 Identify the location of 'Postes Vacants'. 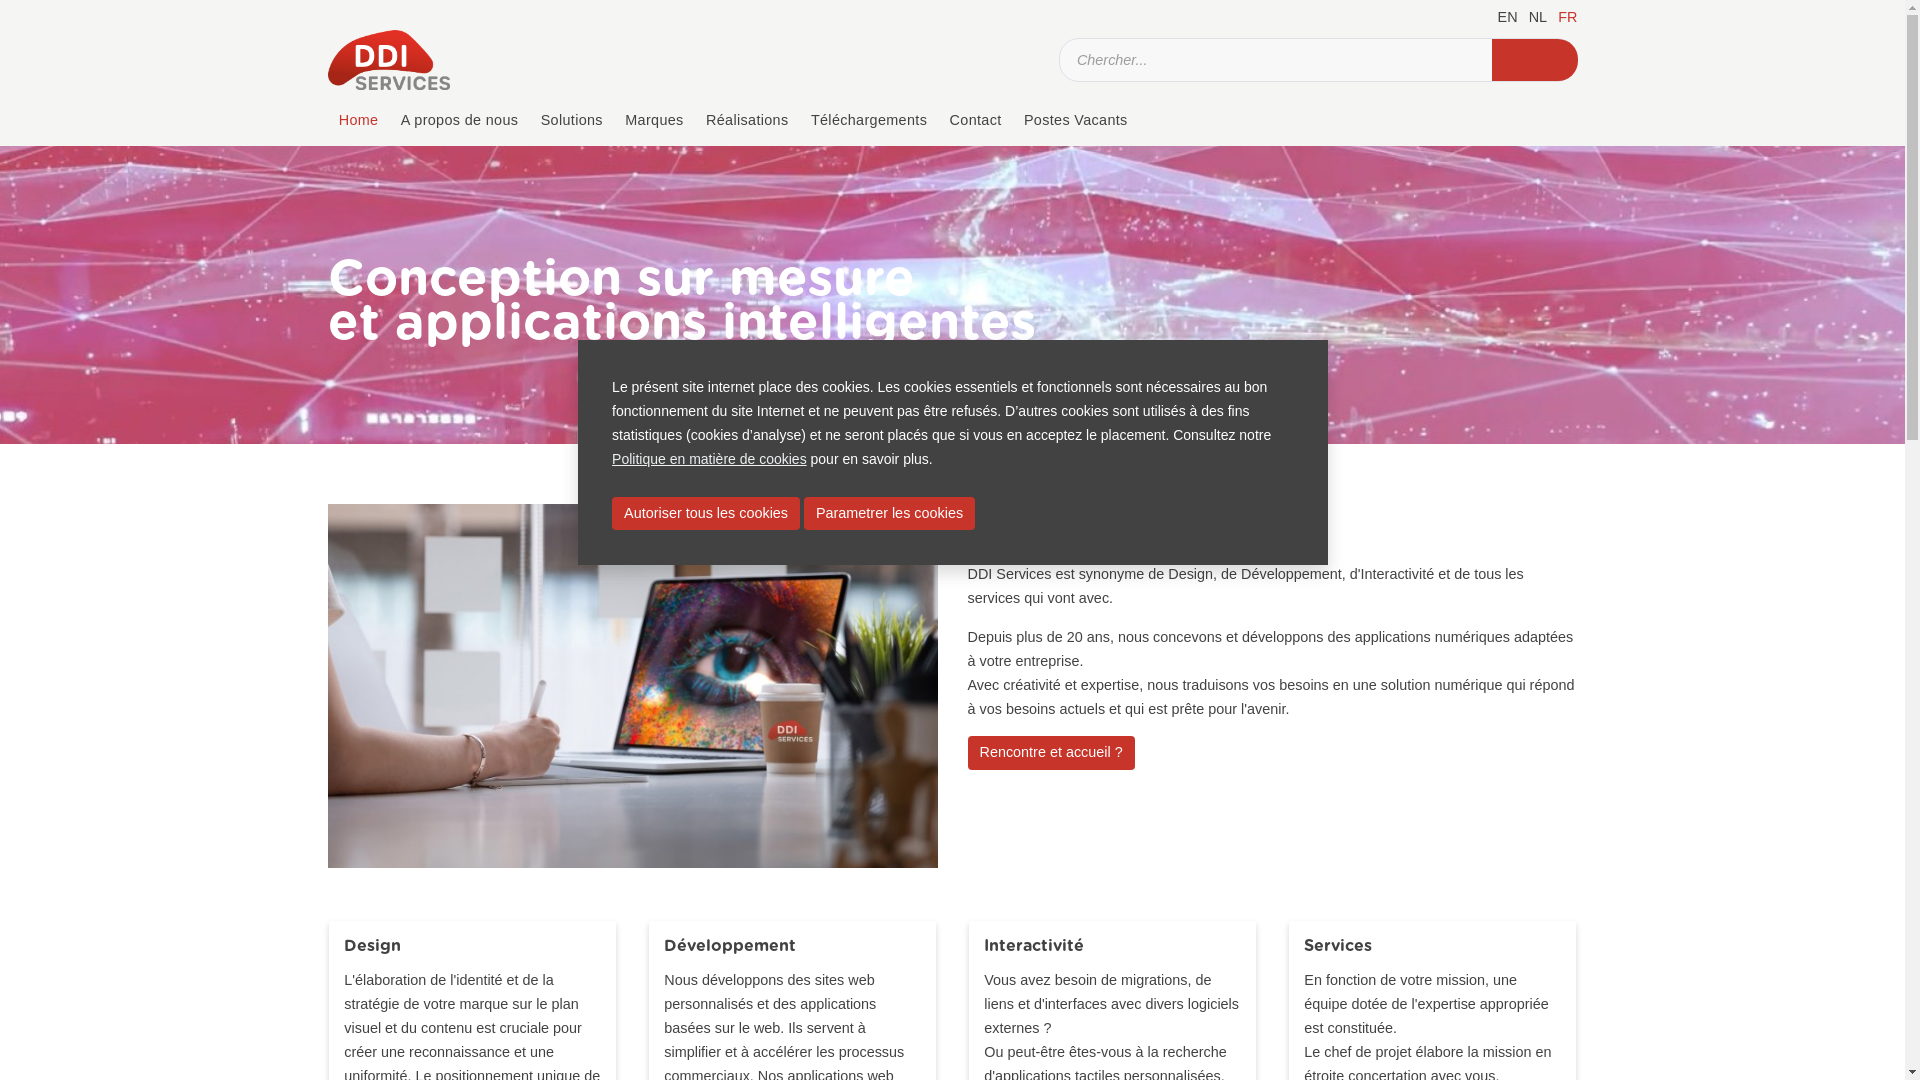
(1012, 120).